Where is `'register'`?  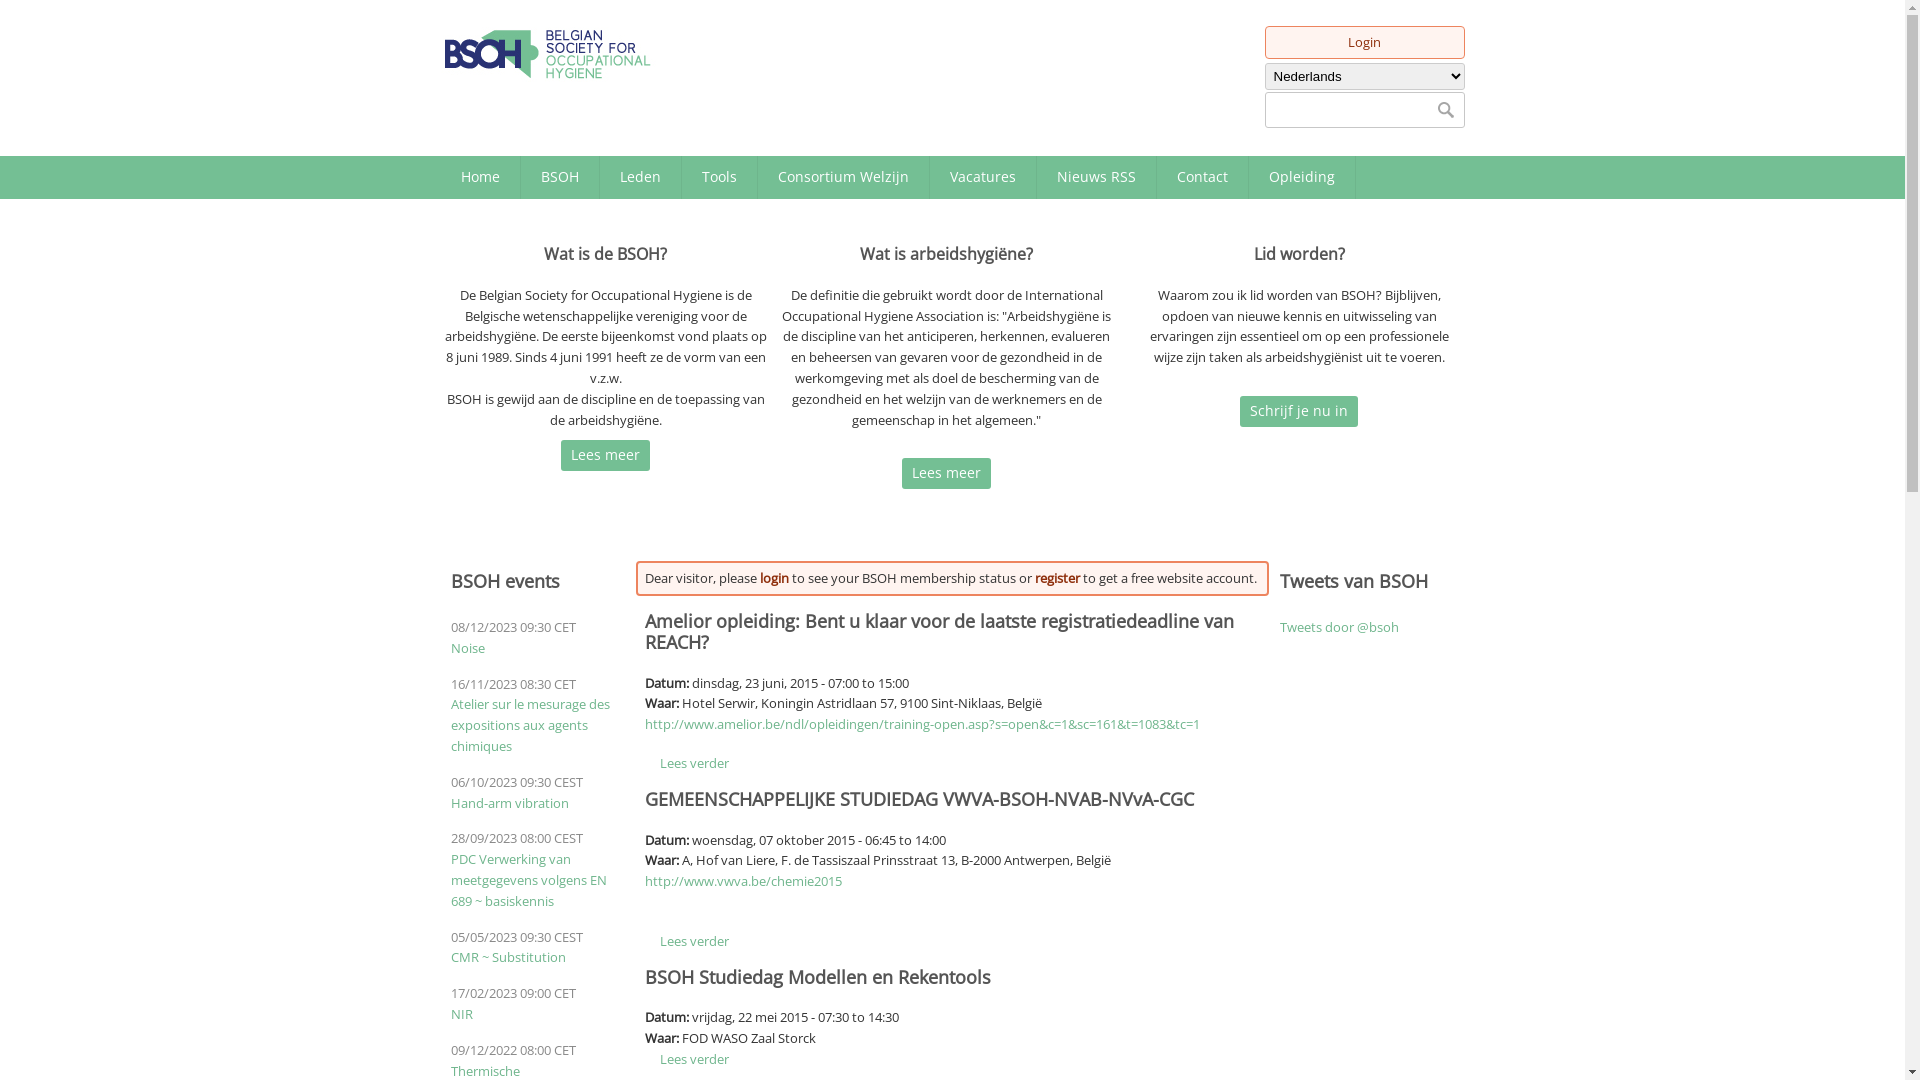 'register' is located at coordinates (1056, 578).